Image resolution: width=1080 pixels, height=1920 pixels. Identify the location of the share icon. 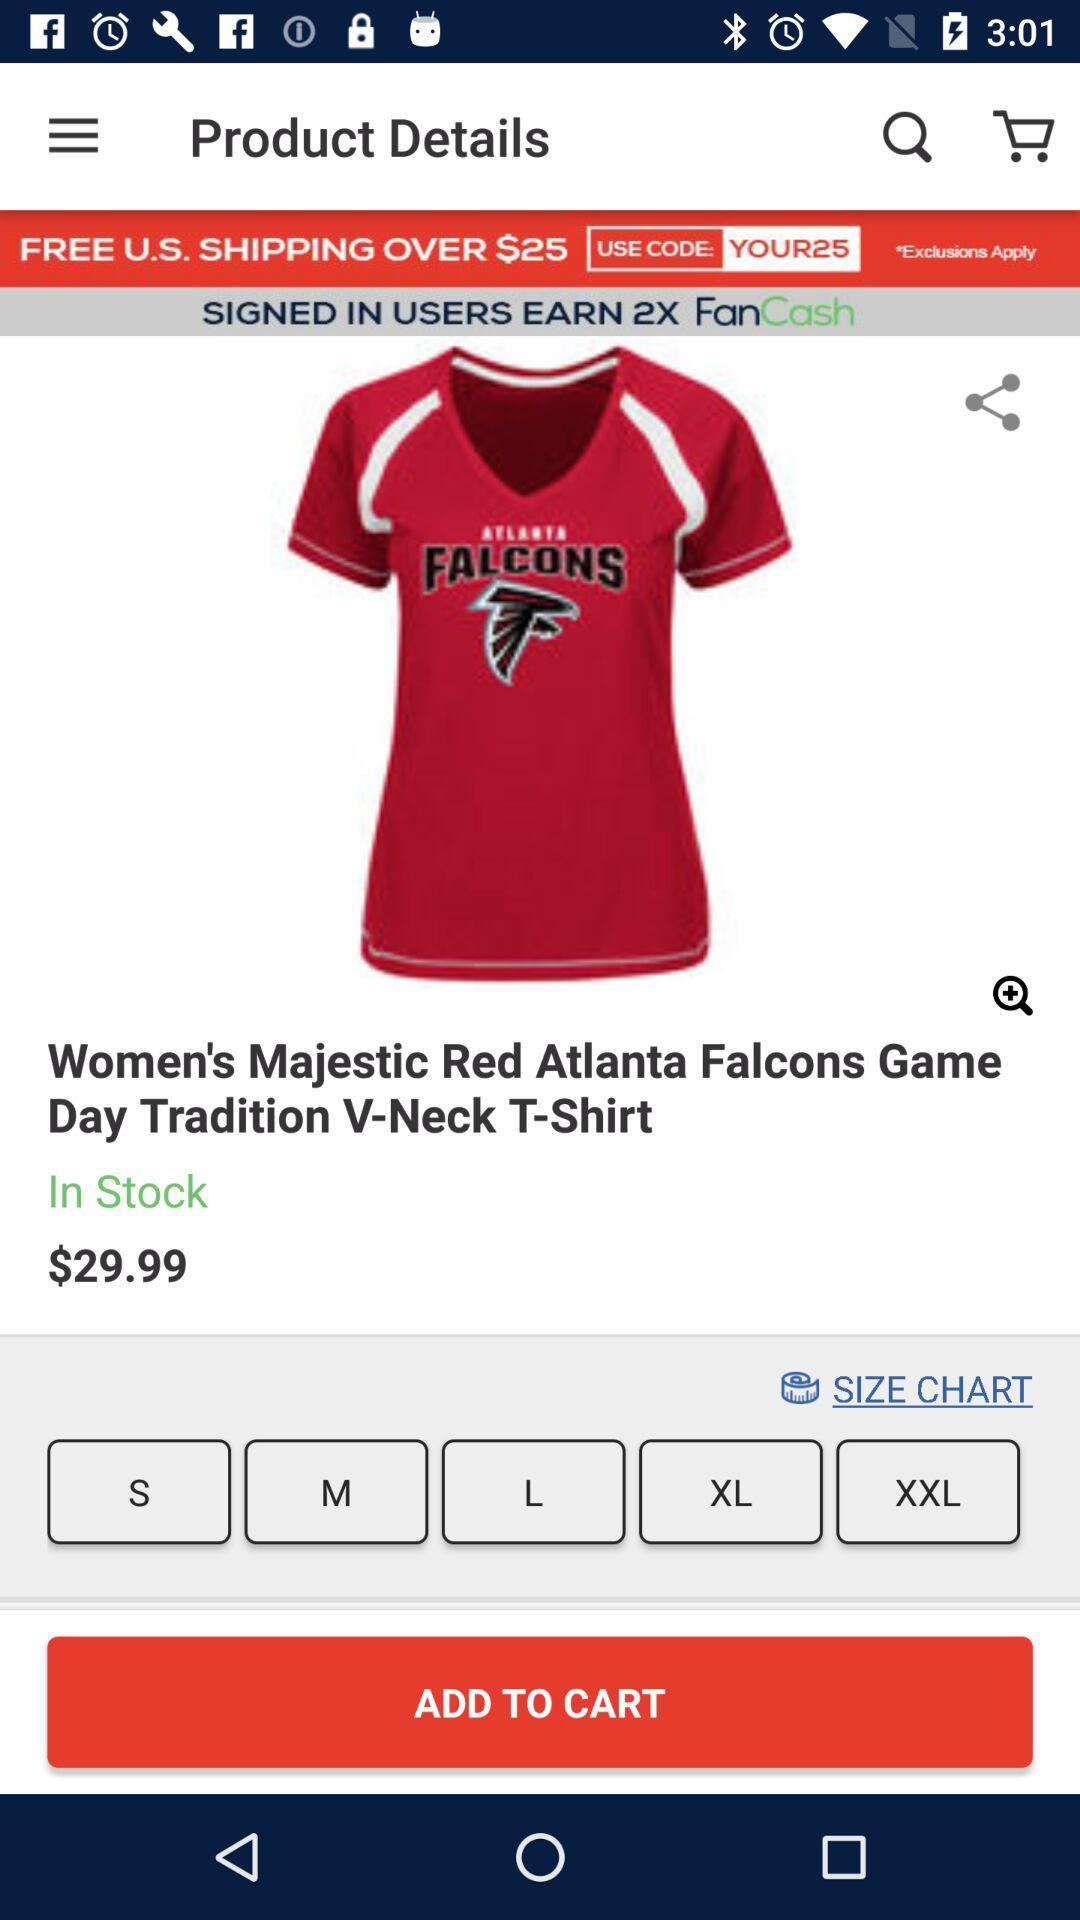
(992, 401).